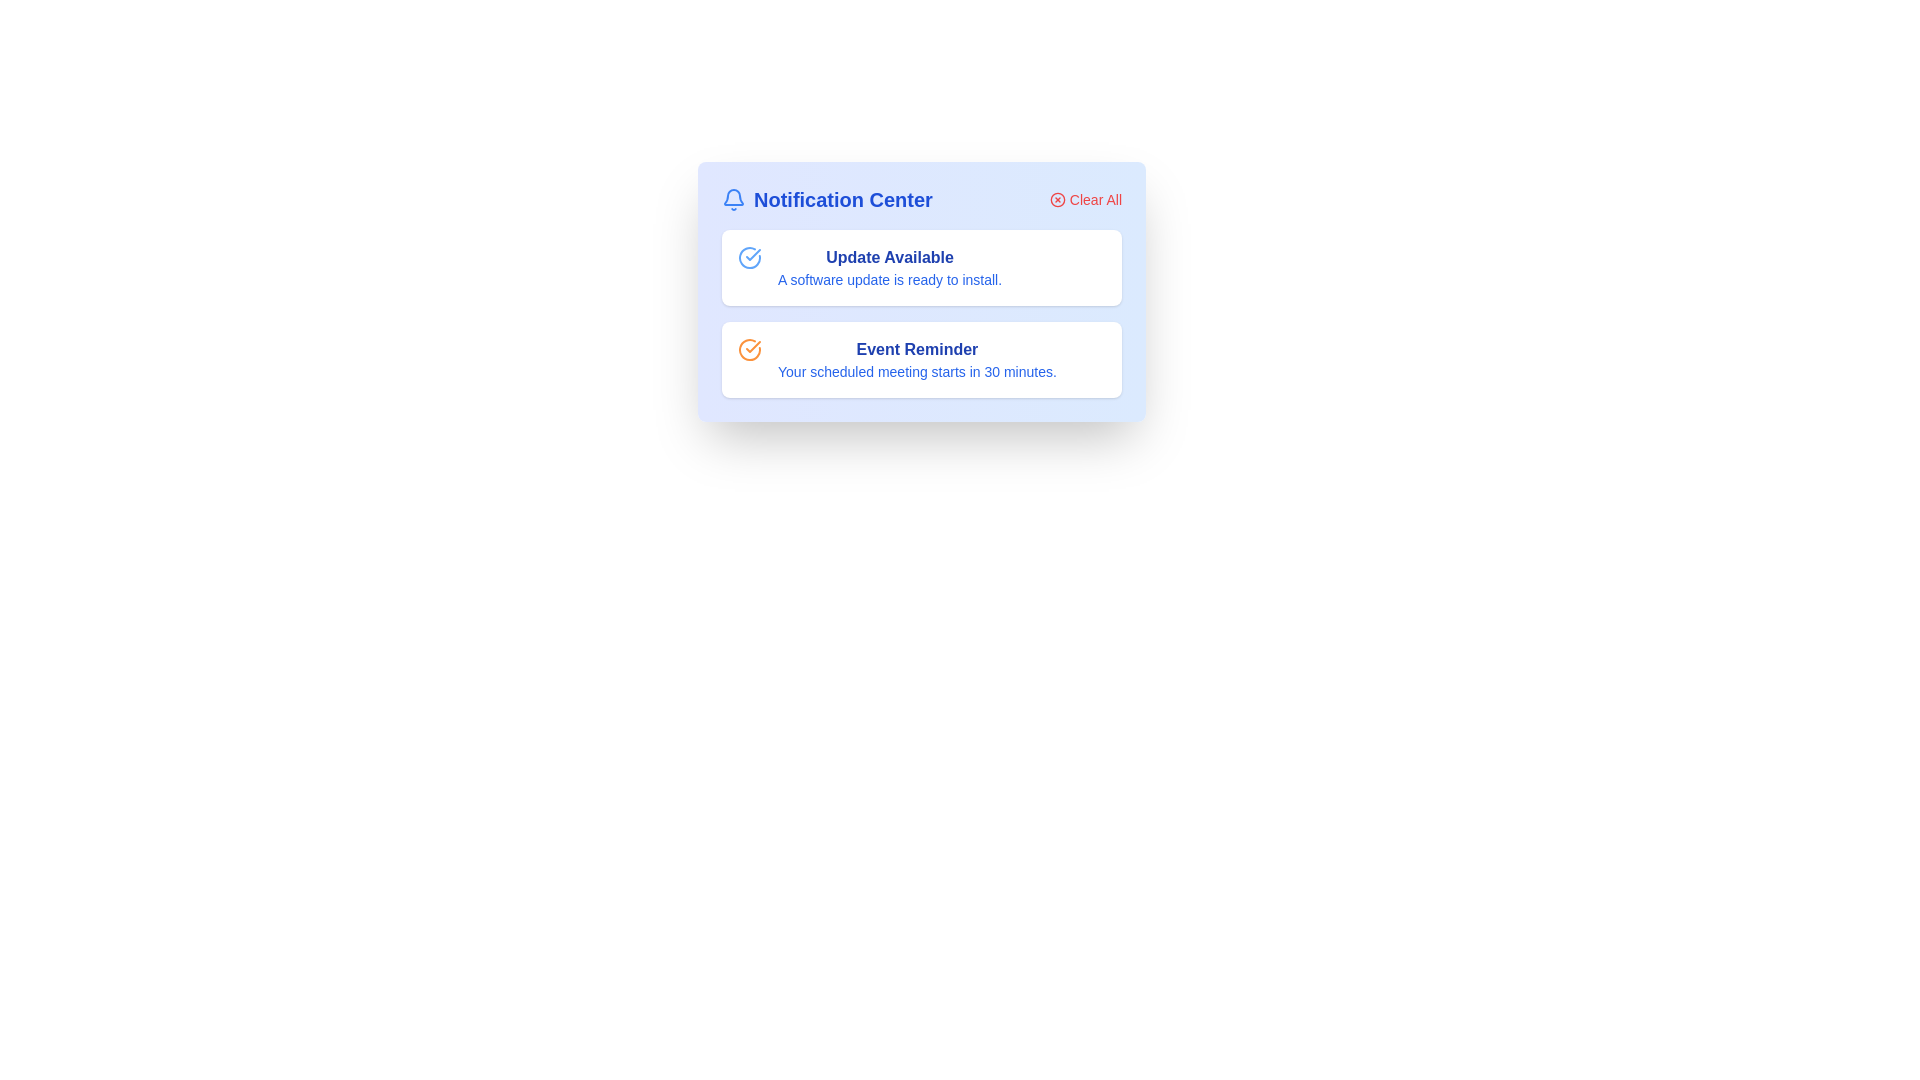 Image resolution: width=1920 pixels, height=1080 pixels. Describe the element at coordinates (1084, 200) in the screenshot. I see `the 'Clear All' text button with an icon, which is styled with red text and an underline effect on hover` at that location.